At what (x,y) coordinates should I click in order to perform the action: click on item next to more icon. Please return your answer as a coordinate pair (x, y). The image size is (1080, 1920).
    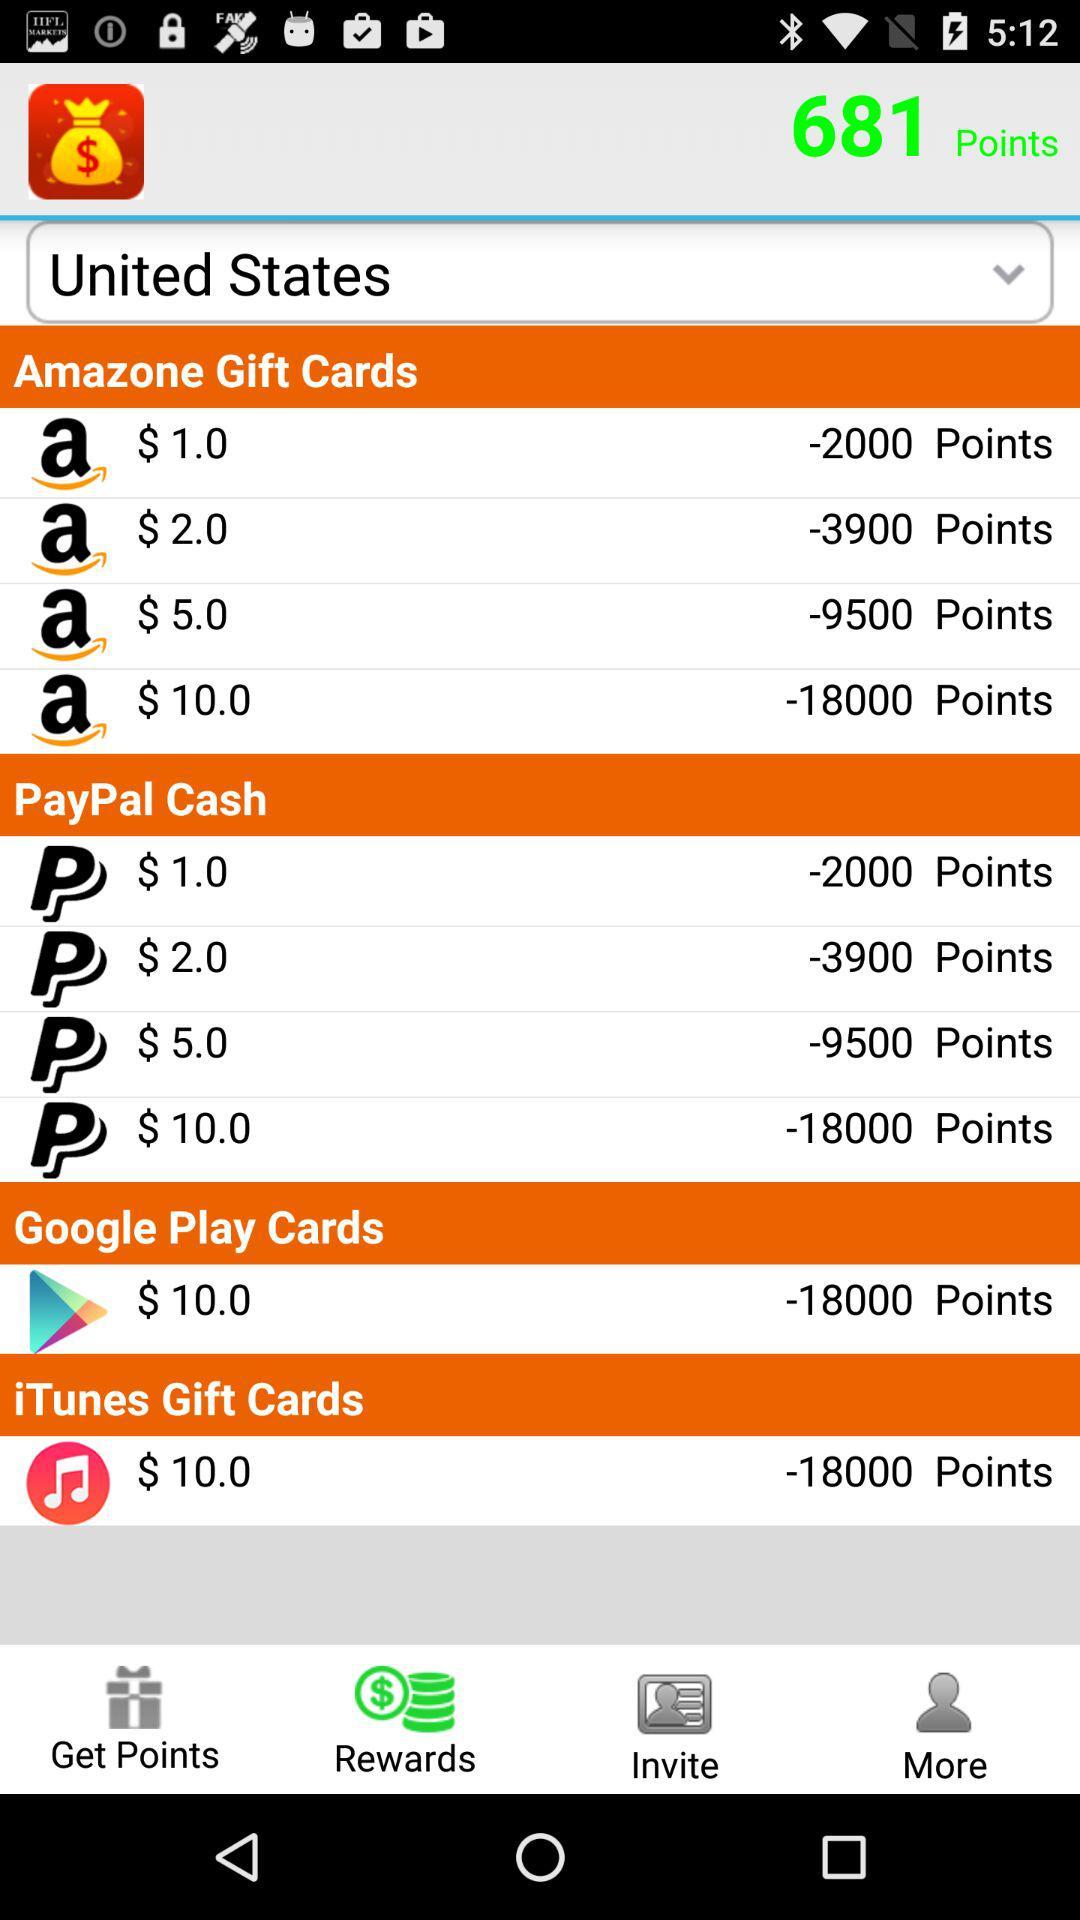
    Looking at the image, I should click on (675, 1718).